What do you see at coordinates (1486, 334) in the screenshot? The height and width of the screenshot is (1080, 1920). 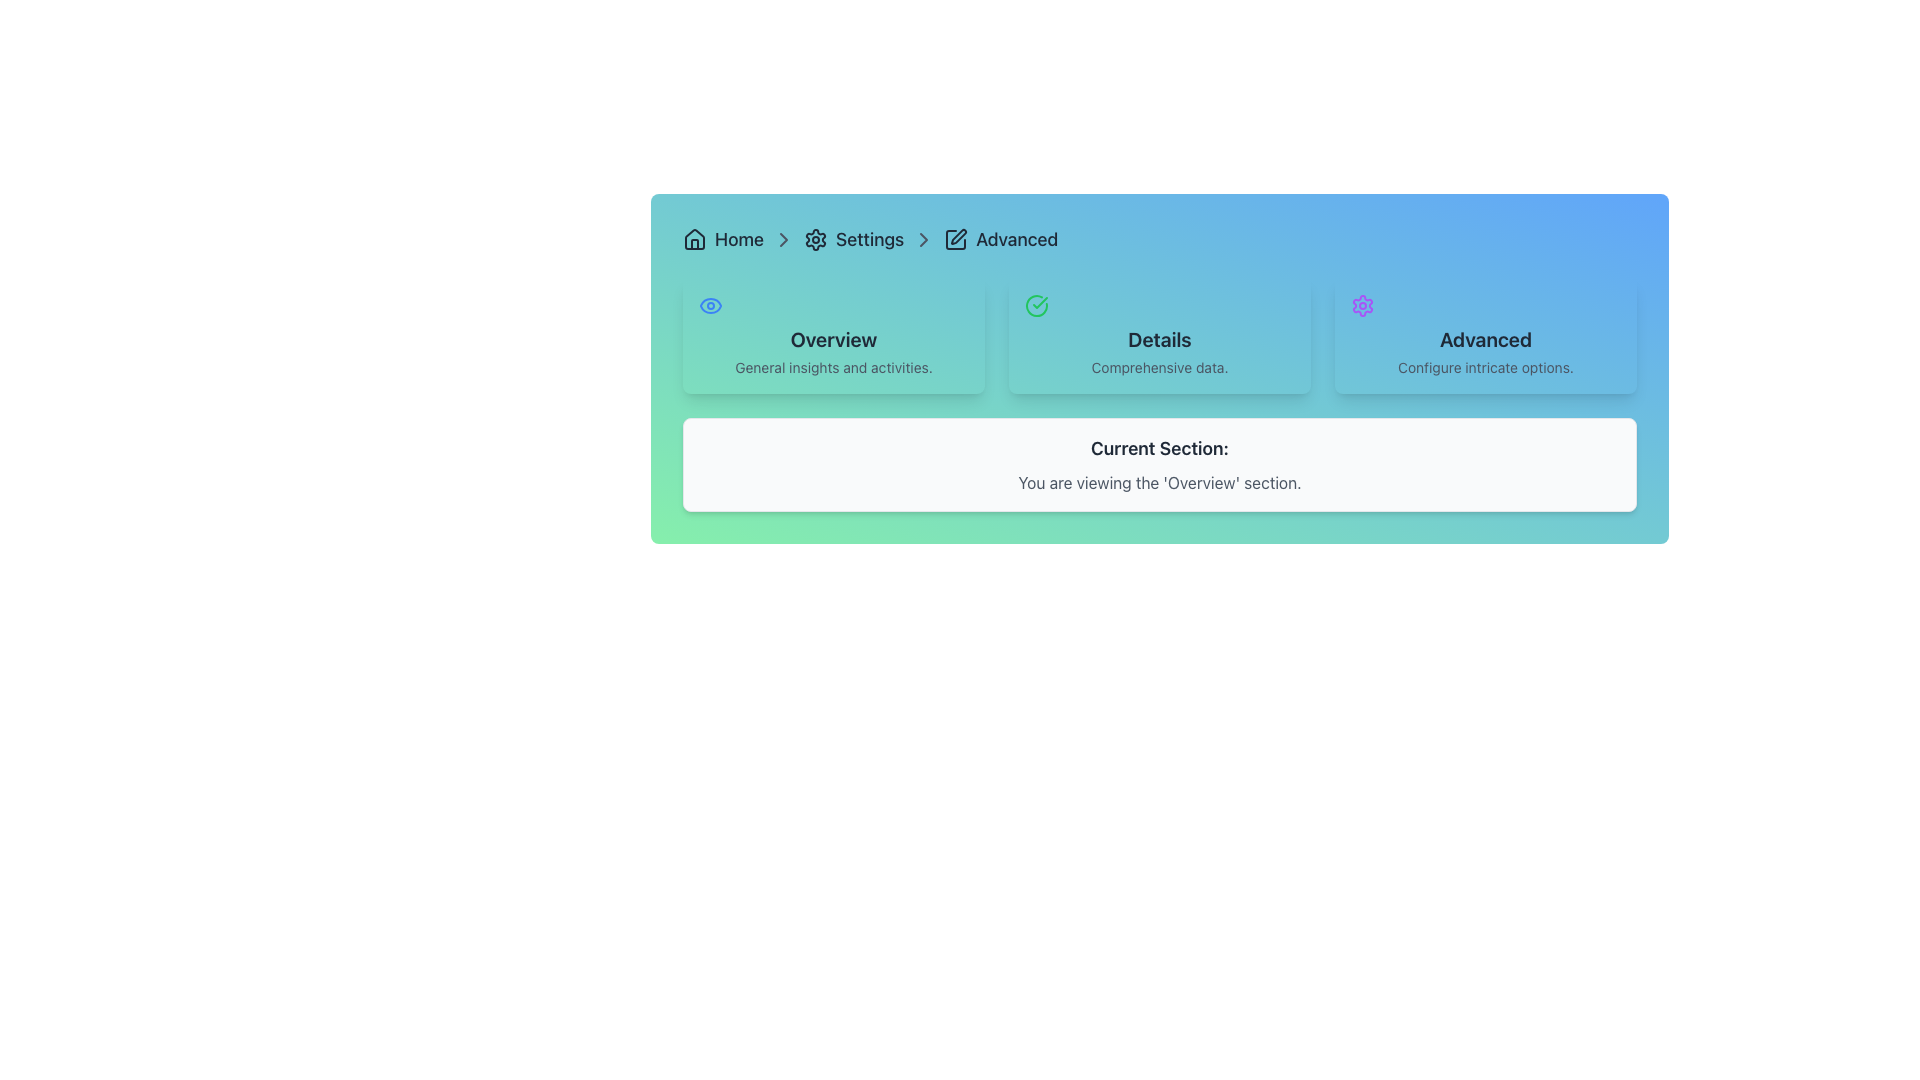 I see `the 'Advanced' button located at the top-right corner of the layout` at bounding box center [1486, 334].